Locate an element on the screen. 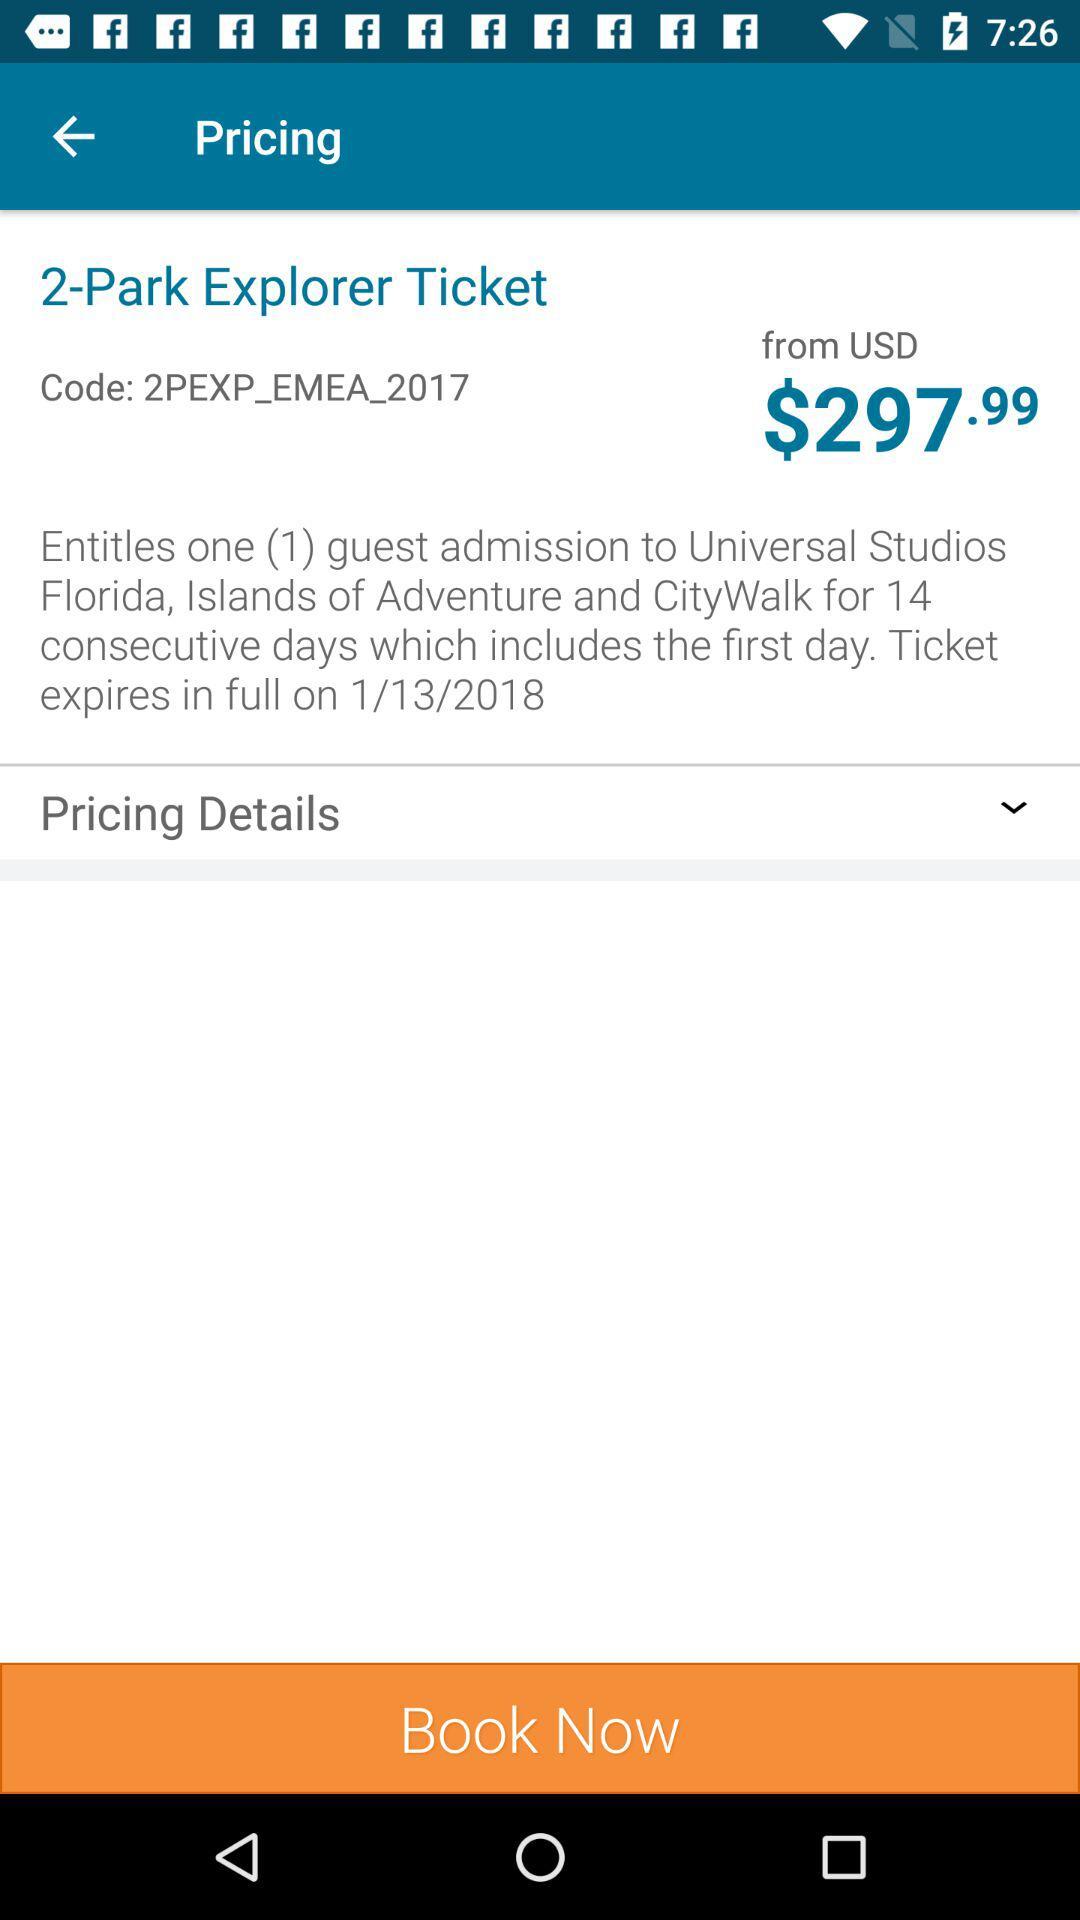  item below 2 park explorer item is located at coordinates (253, 365).